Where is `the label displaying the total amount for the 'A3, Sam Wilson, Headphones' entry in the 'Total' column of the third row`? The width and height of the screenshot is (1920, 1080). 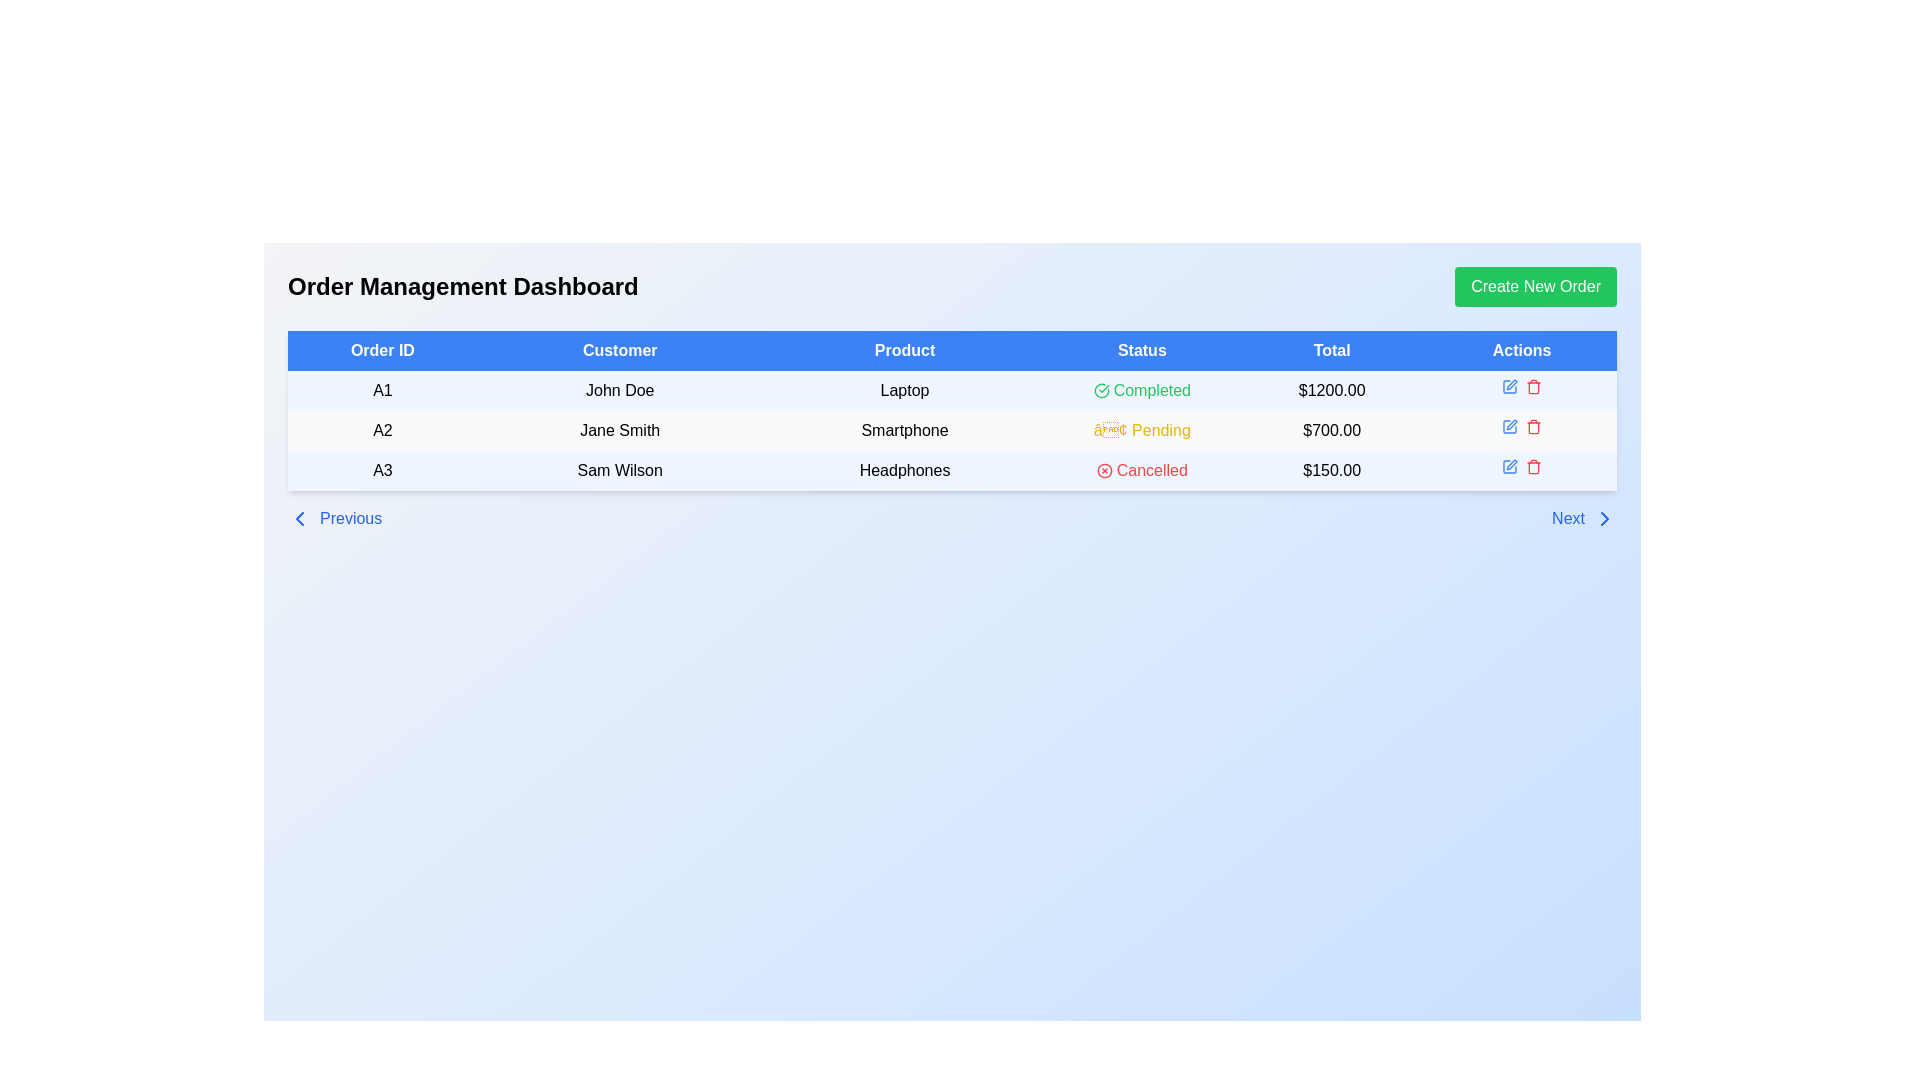
the label displaying the total amount for the 'A3, Sam Wilson, Headphones' entry in the 'Total' column of the third row is located at coordinates (1332, 470).